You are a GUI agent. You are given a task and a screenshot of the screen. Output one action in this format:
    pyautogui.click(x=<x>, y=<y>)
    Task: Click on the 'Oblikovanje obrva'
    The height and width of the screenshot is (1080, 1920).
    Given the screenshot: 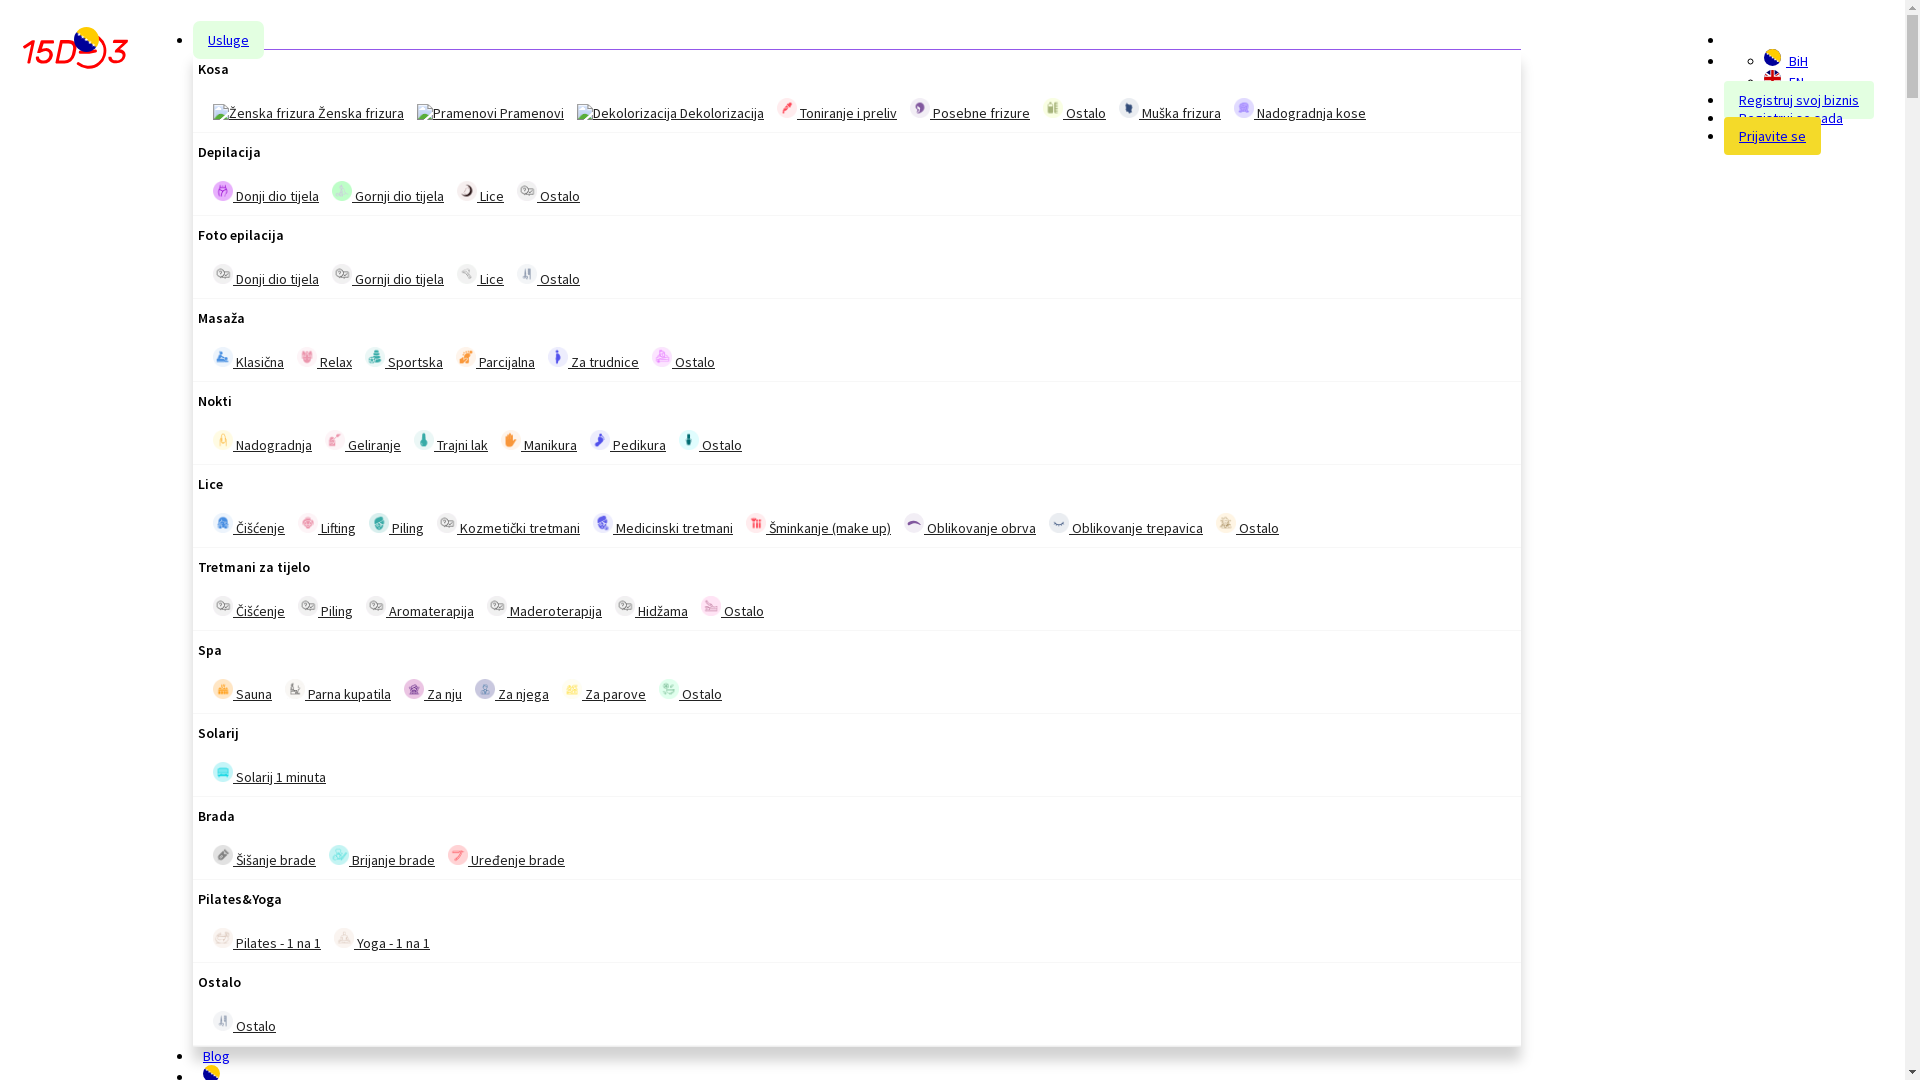 What is the action you would take?
    pyautogui.click(x=912, y=522)
    